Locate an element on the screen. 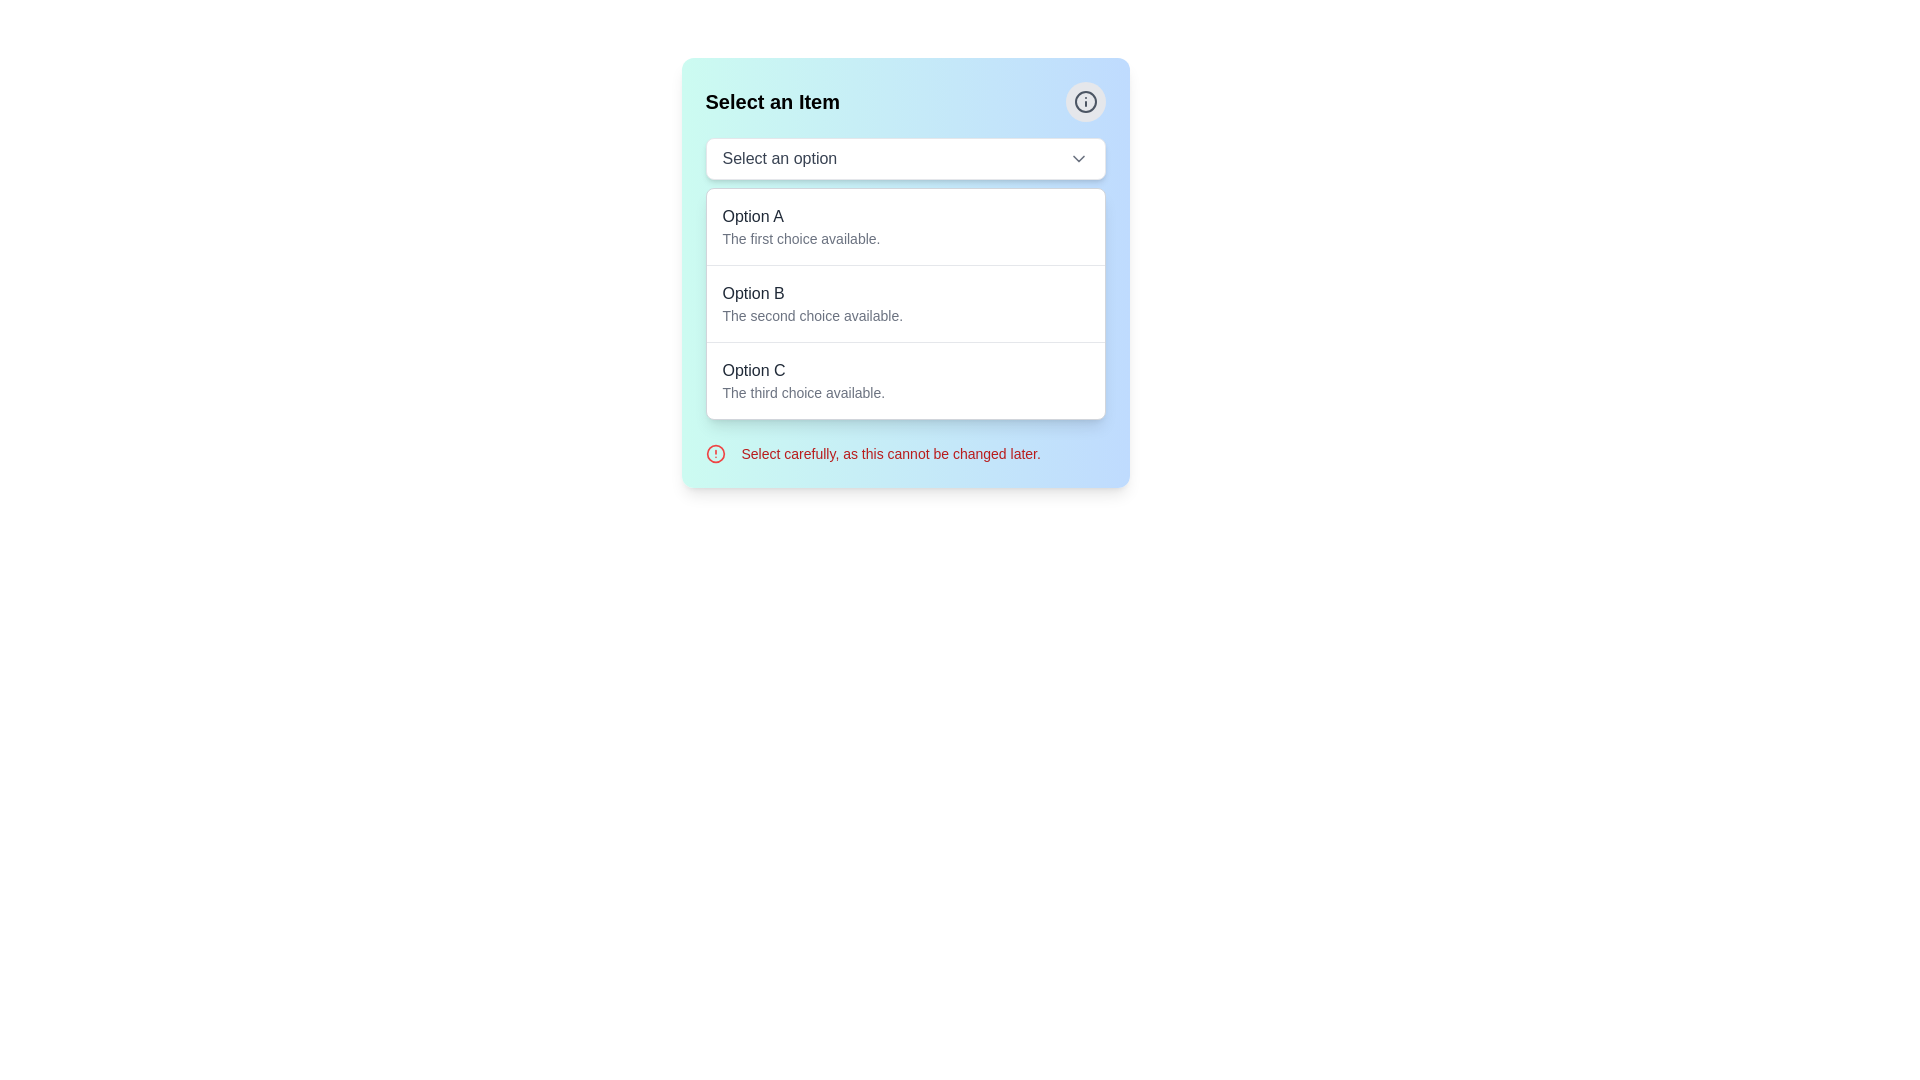  the gray downward-facing chevron icon located to the right of the 'Select an option' text in the dropdown menu is located at coordinates (1077, 157).